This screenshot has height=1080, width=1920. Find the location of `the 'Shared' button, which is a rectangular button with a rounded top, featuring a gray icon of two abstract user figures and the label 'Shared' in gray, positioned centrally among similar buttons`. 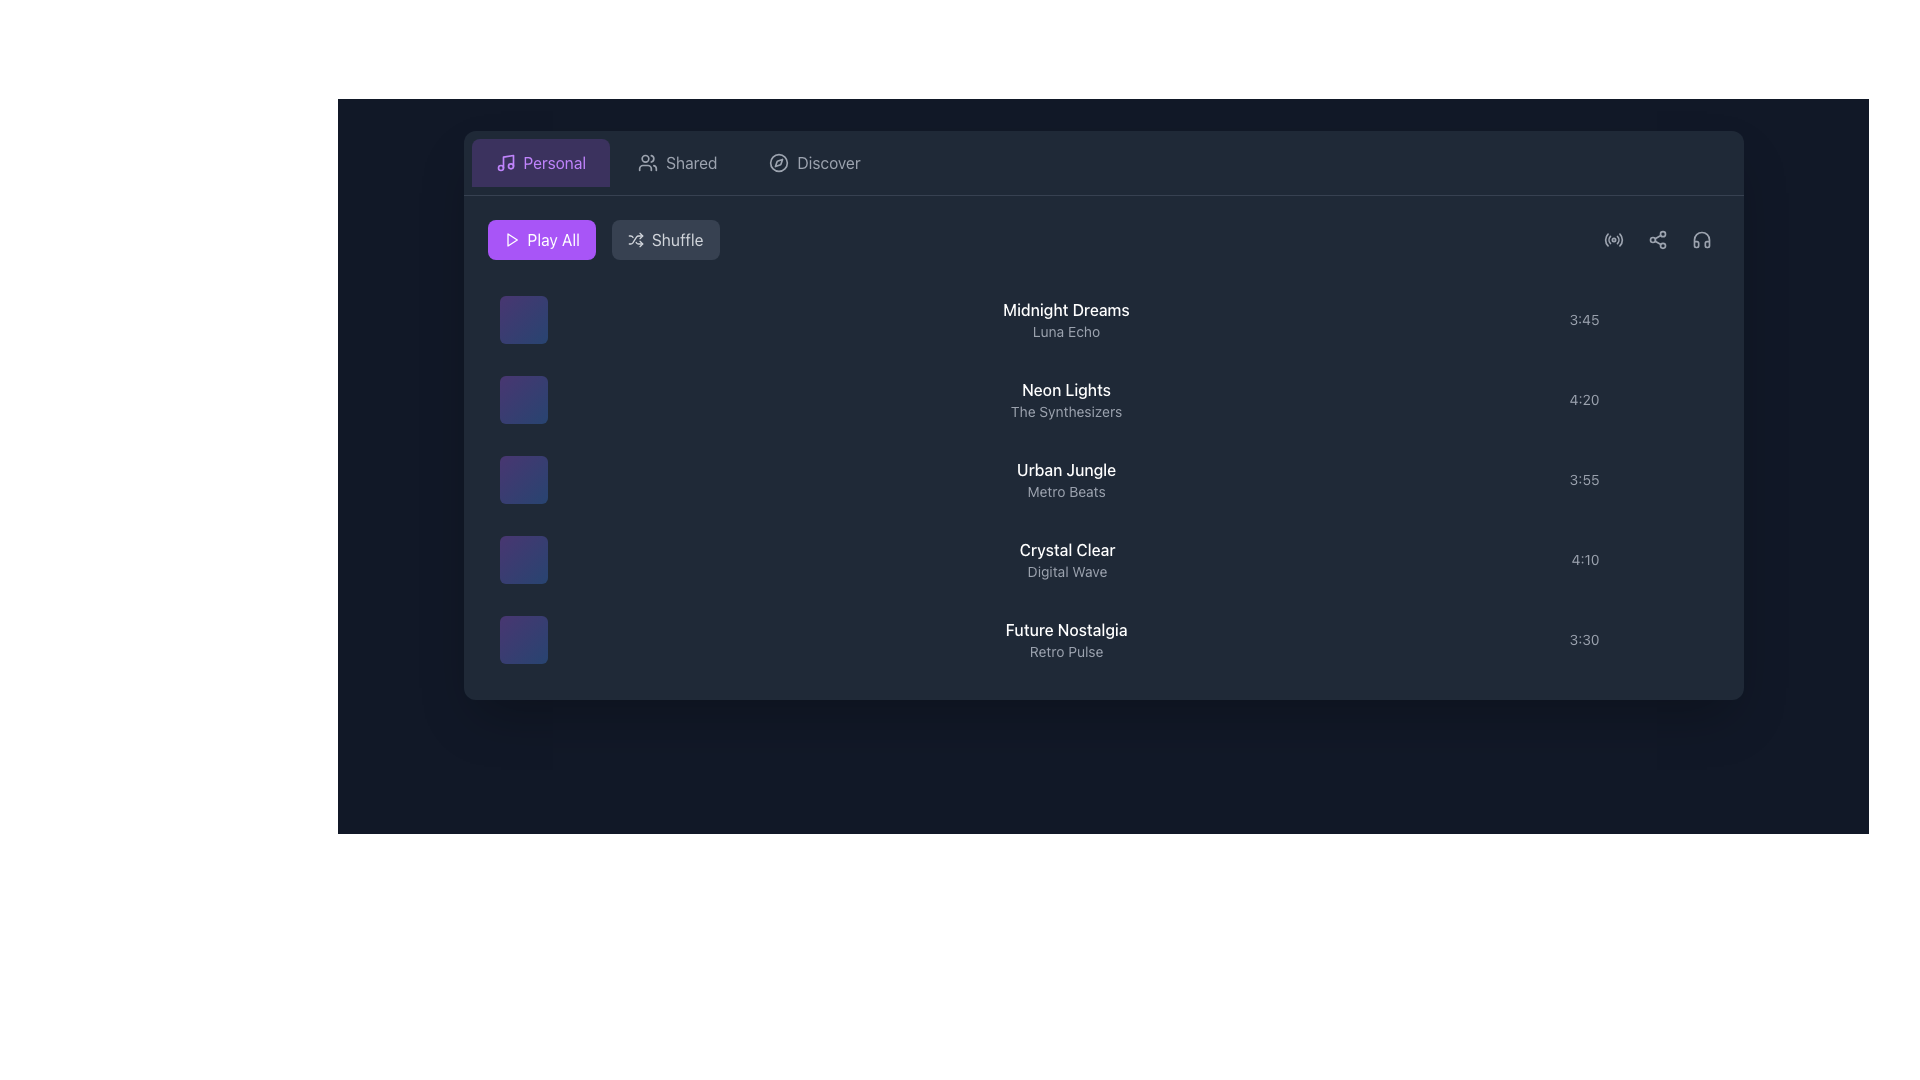

the 'Shared' button, which is a rectangular button with a rounded top, featuring a gray icon of two abstract user figures and the label 'Shared' in gray, positioned centrally among similar buttons is located at coordinates (677, 161).